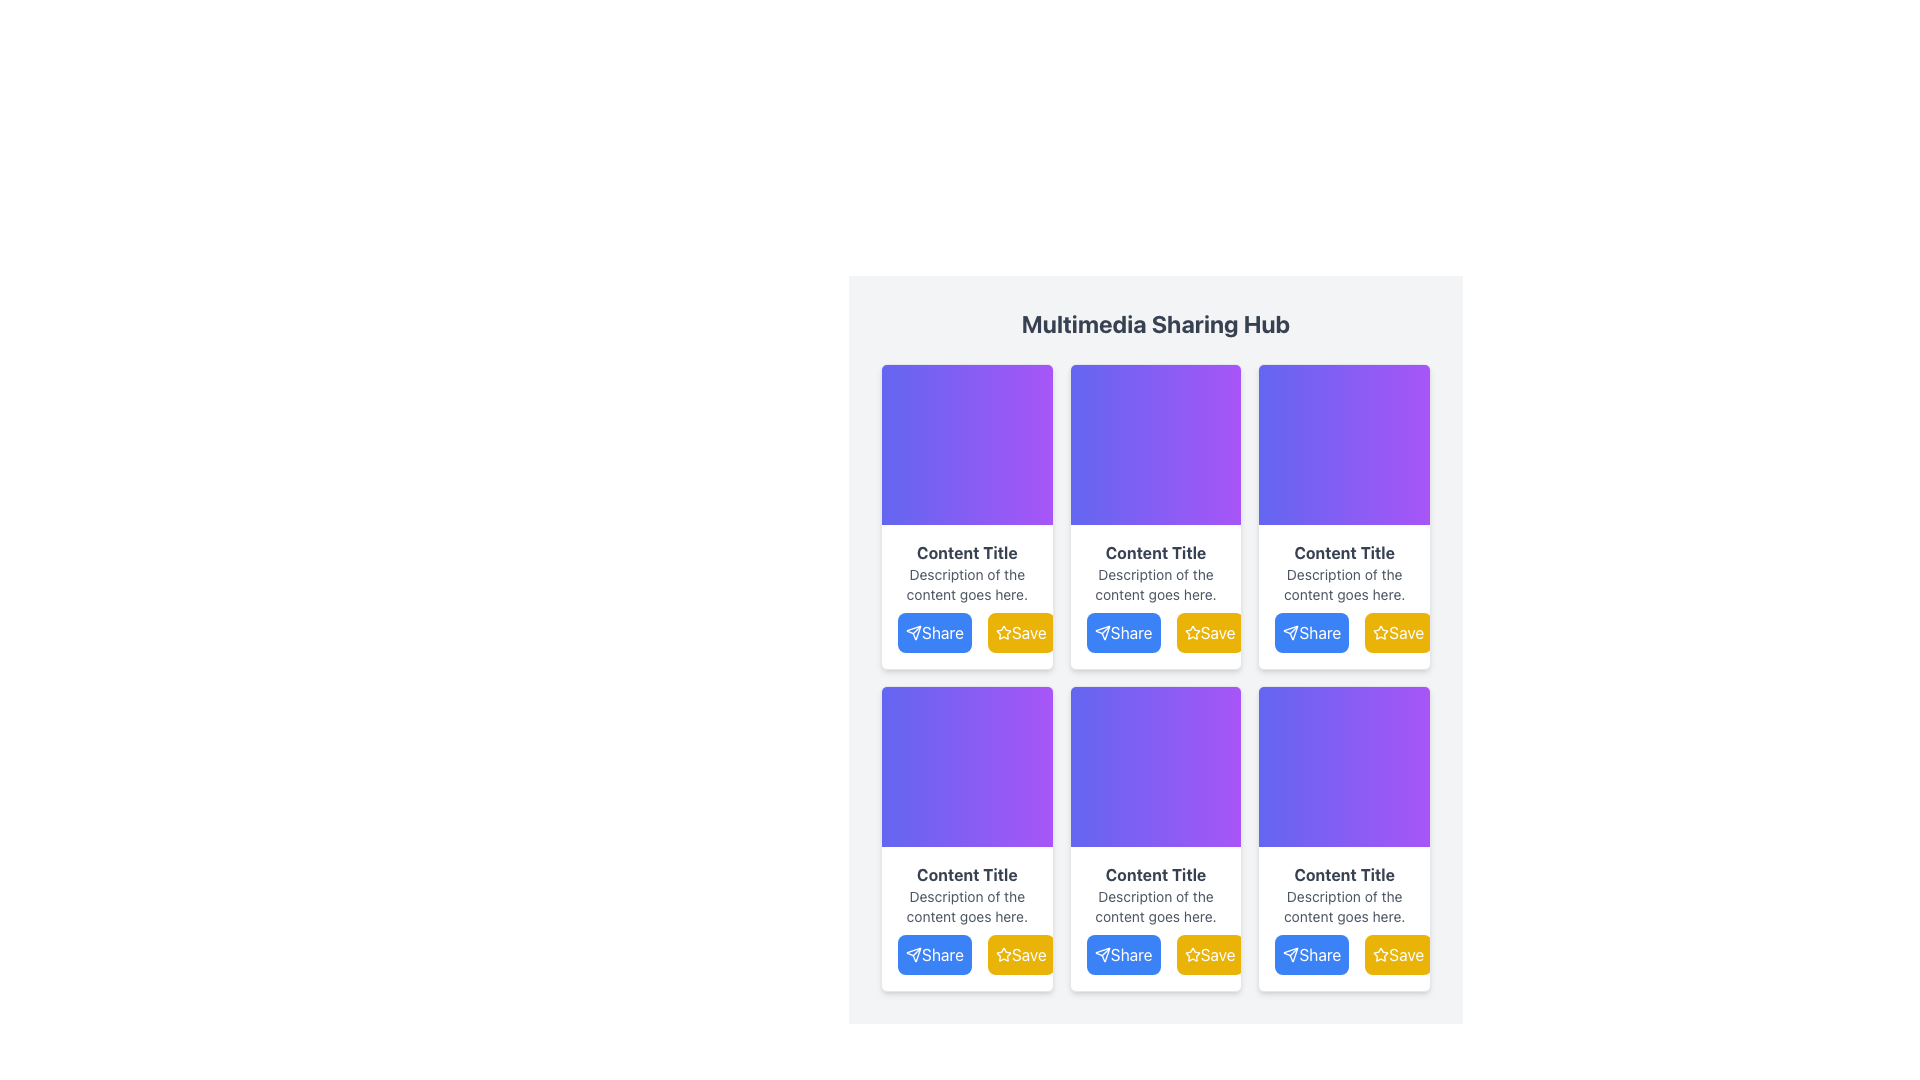 The width and height of the screenshot is (1920, 1080). What do you see at coordinates (1291, 954) in the screenshot?
I see `the 'Send' icon located as part of the 'Share' button beneath the content card in the bottom-right corner of the interface to engage the share function` at bounding box center [1291, 954].